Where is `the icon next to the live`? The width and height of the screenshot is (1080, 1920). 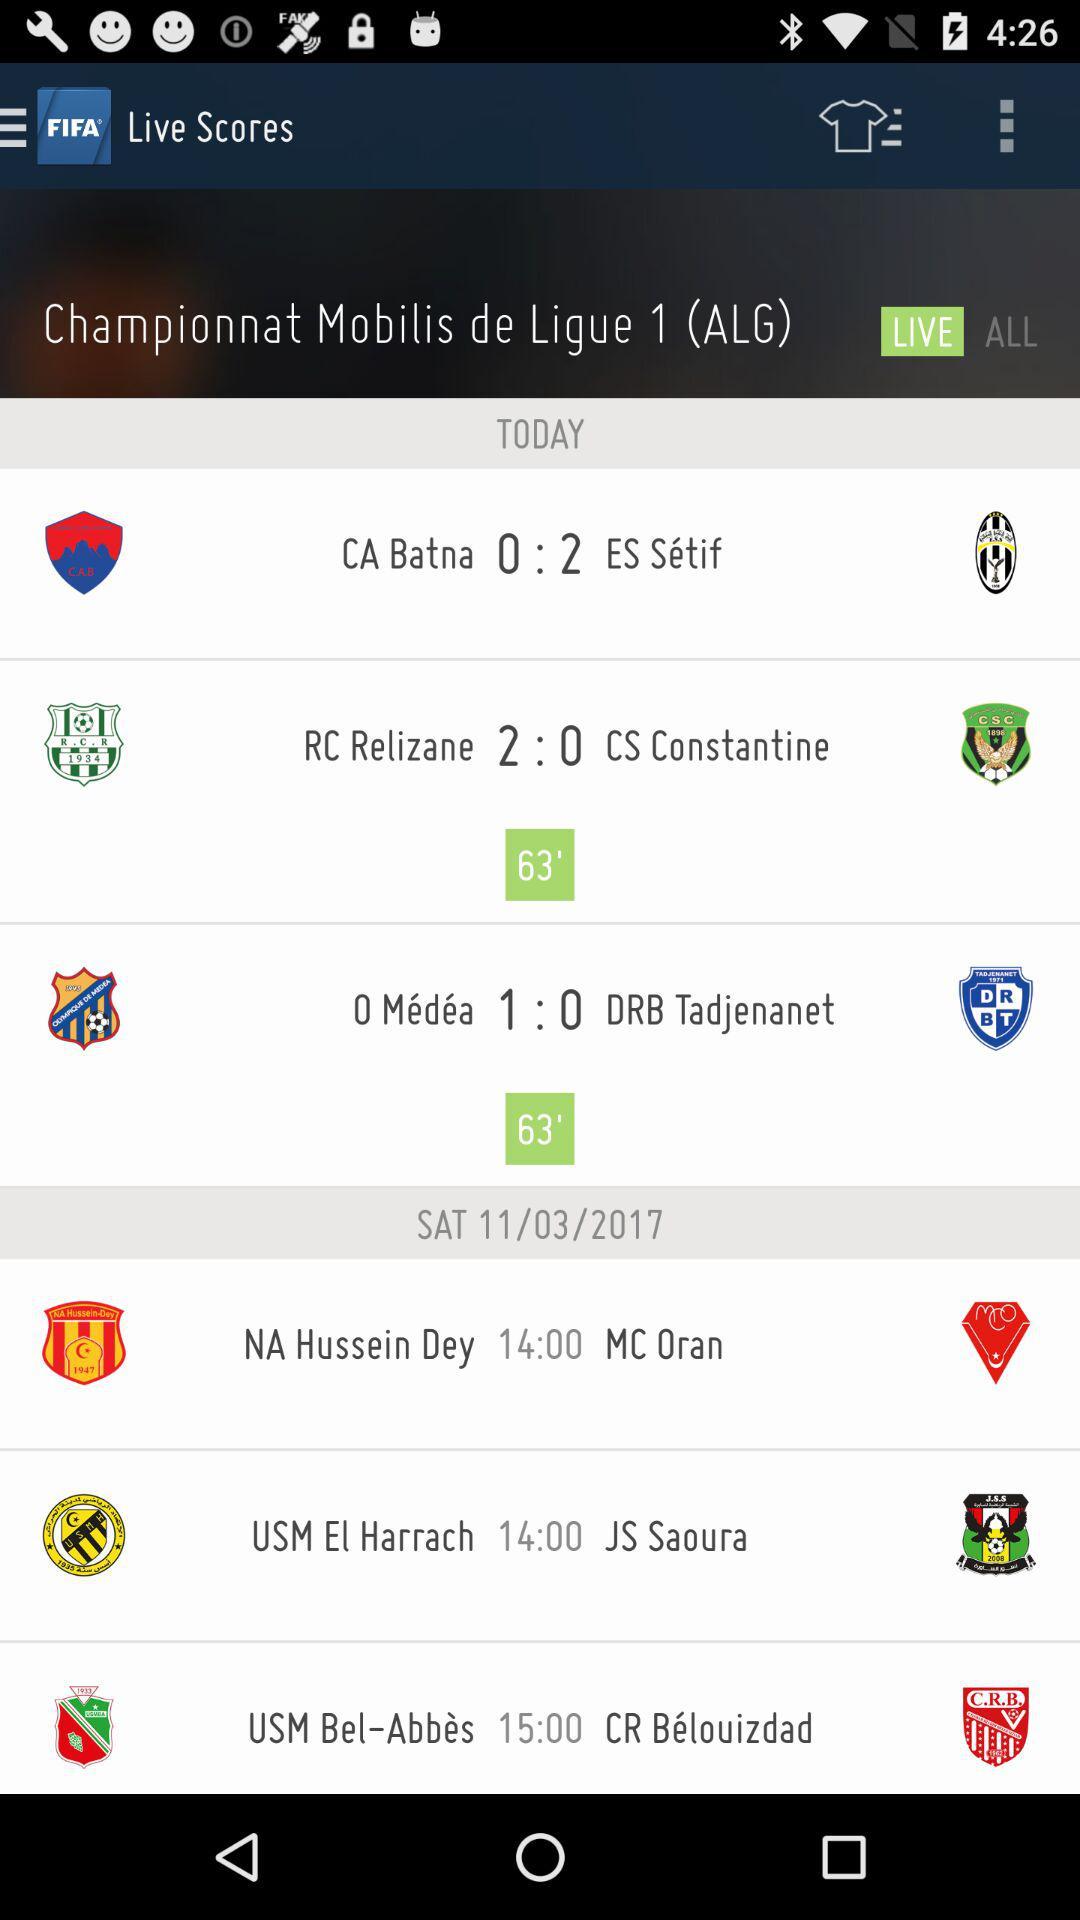
the icon next to the live is located at coordinates (451, 322).